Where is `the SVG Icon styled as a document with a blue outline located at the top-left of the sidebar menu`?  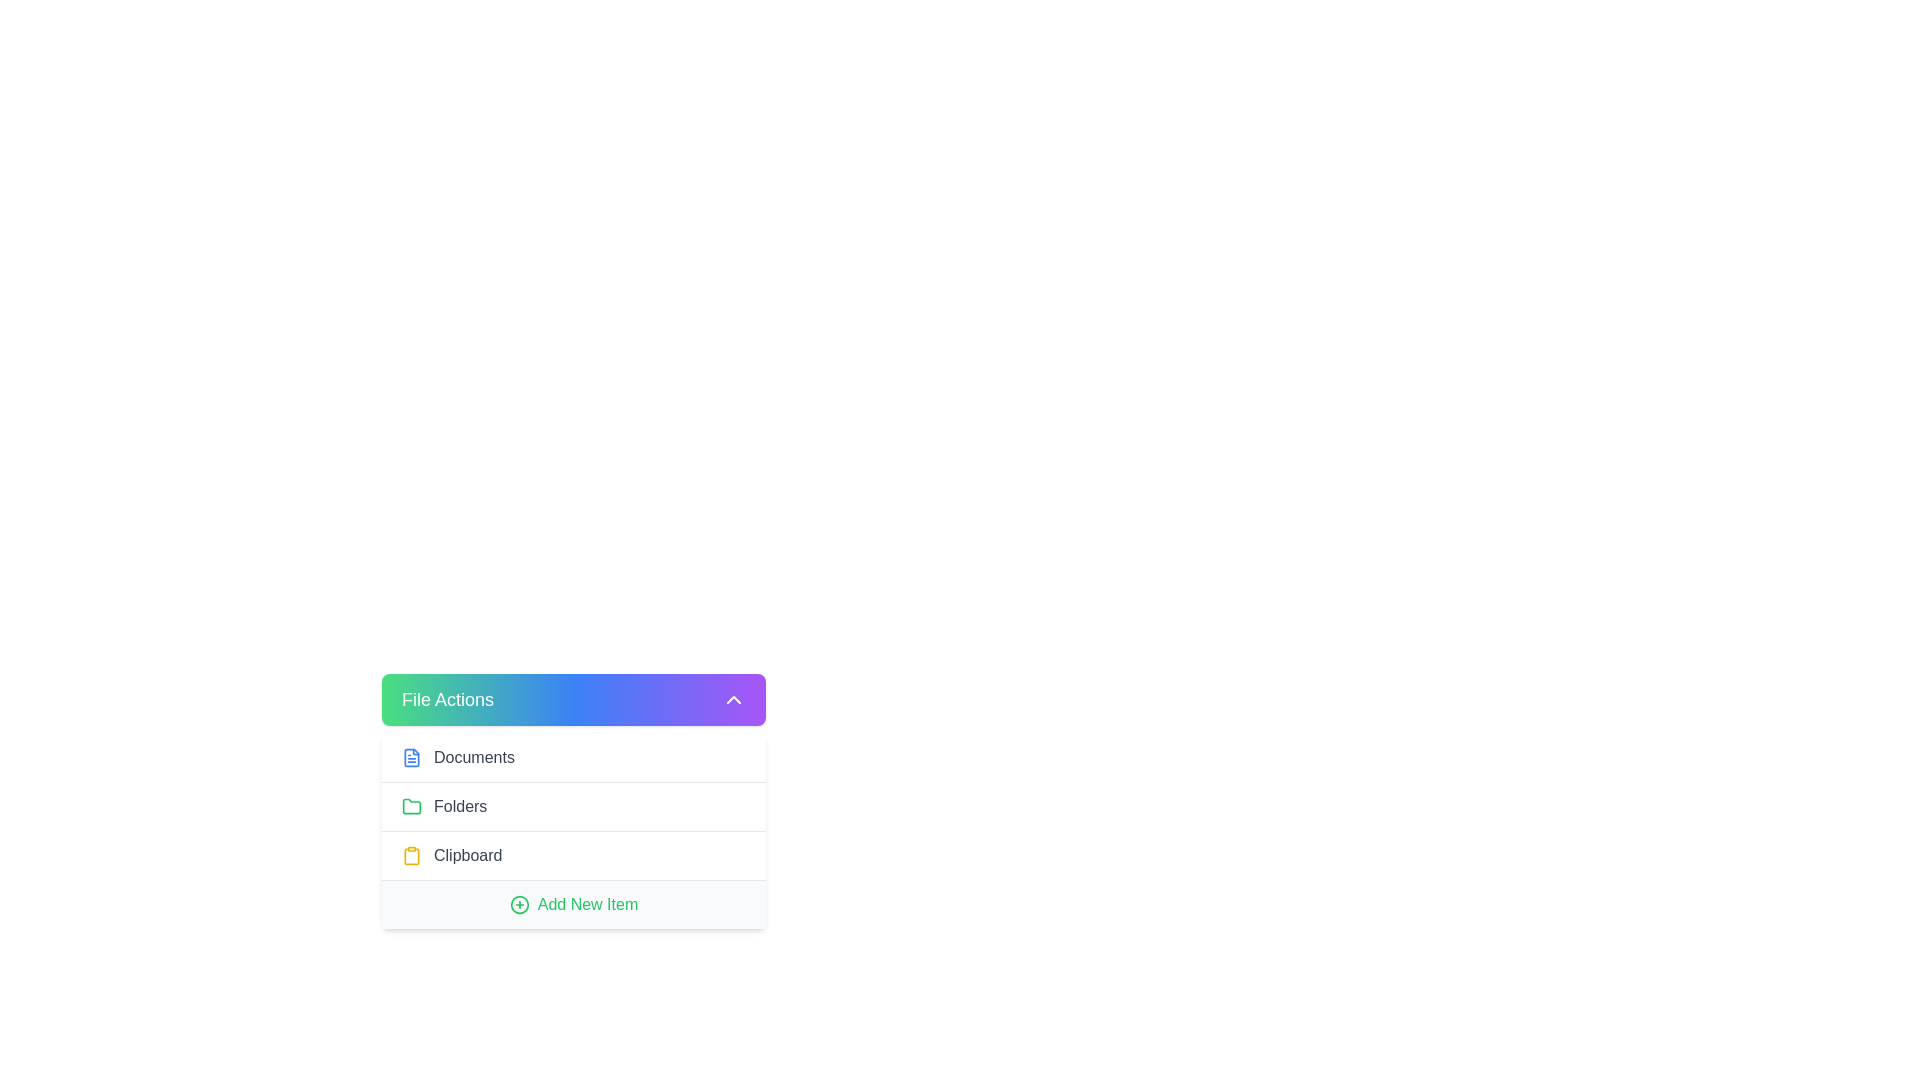 the SVG Icon styled as a document with a blue outline located at the top-left of the sidebar menu is located at coordinates (411, 758).